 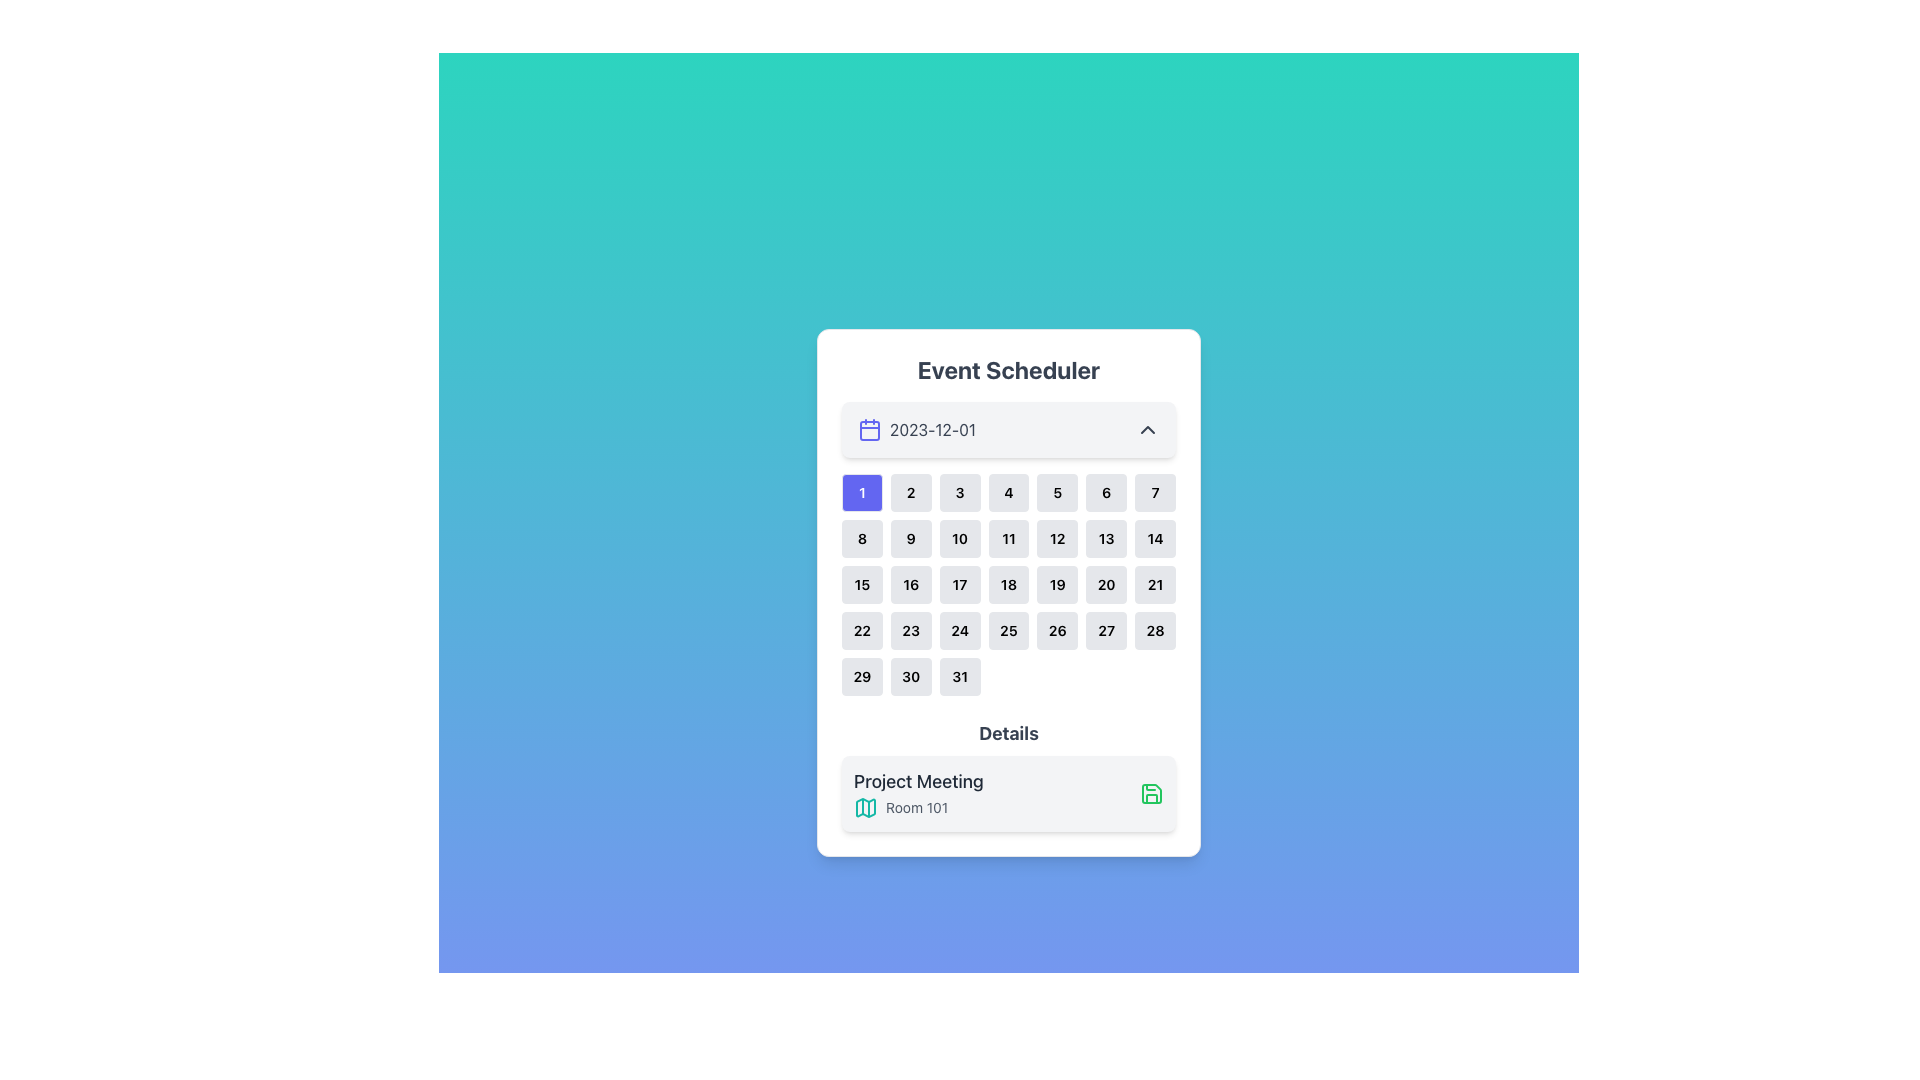 What do you see at coordinates (1008, 585) in the screenshot?
I see `the calendar day selection button labeled '18', located in the third row and fourth column of the interactive calendar grid, directly beneath the date display '2023-12-01'` at bounding box center [1008, 585].